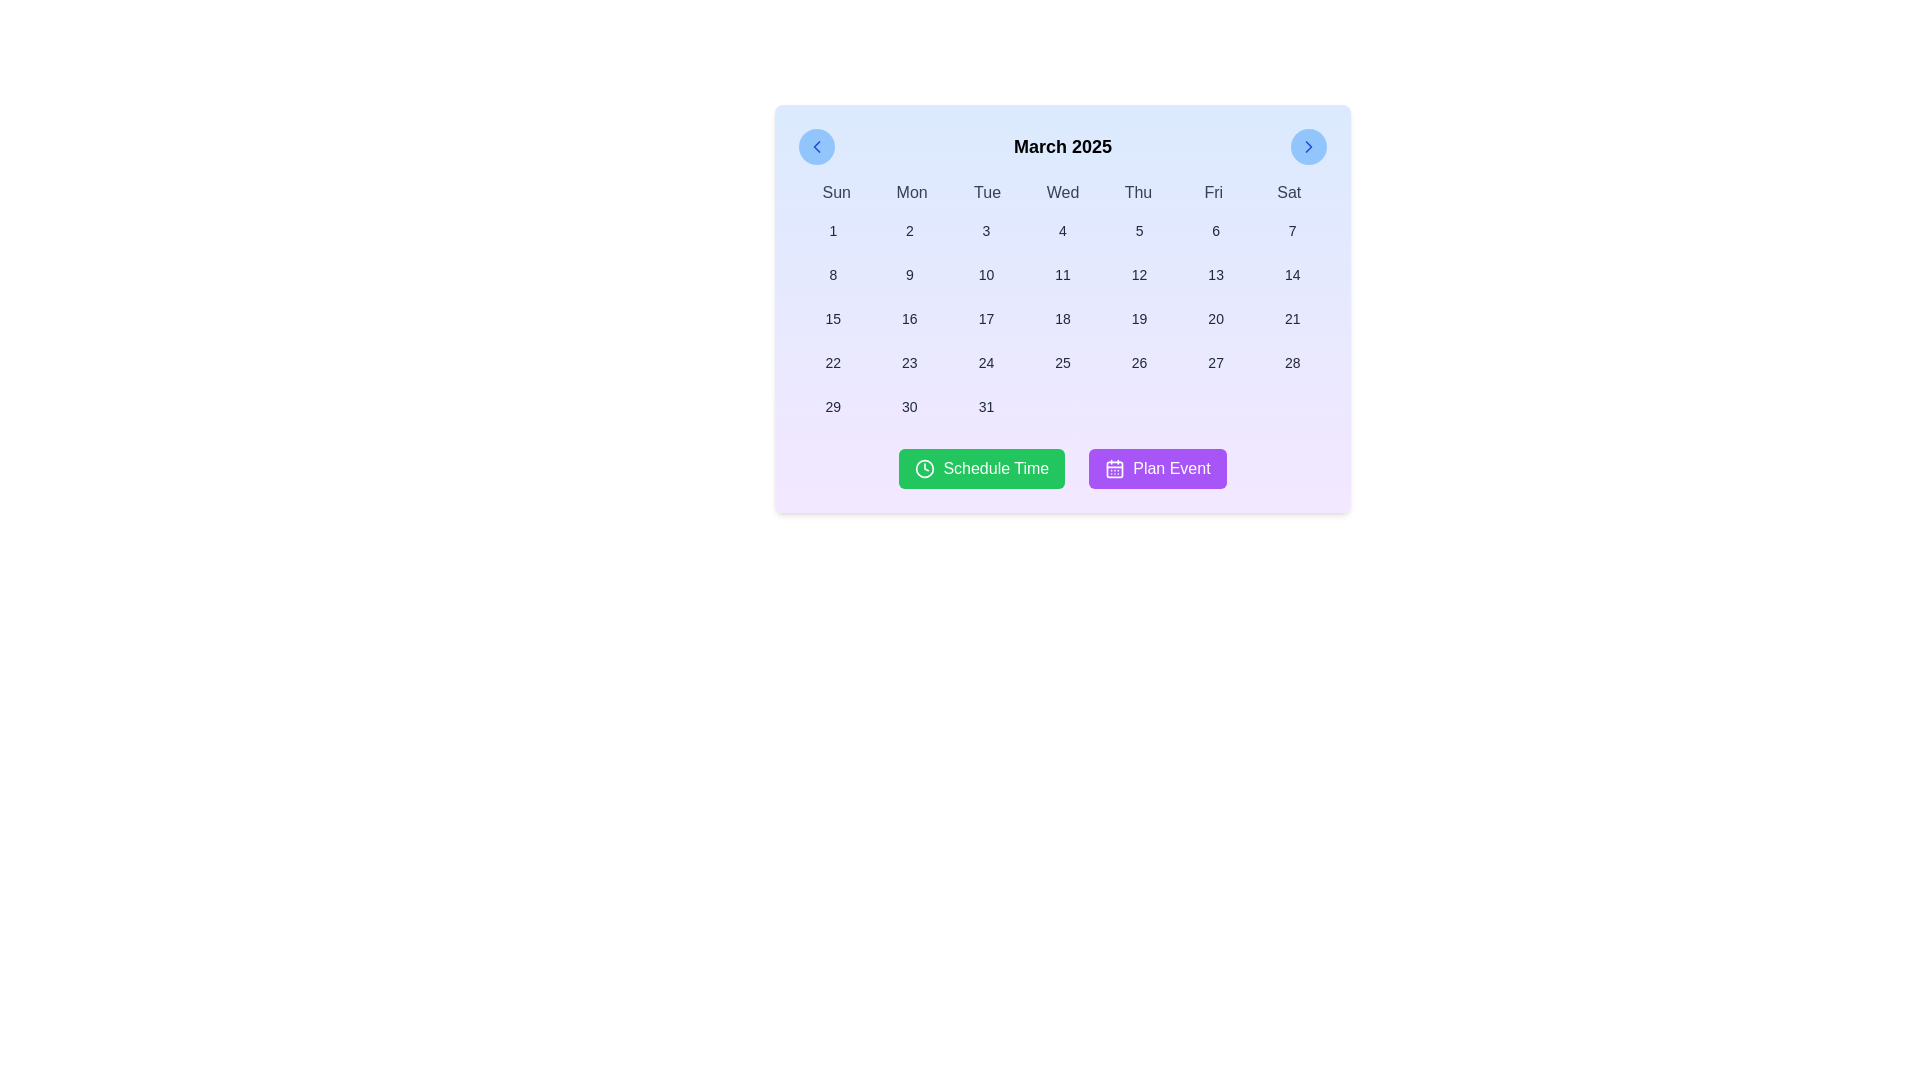 The width and height of the screenshot is (1920, 1080). Describe the element at coordinates (833, 362) in the screenshot. I see `the calendar date cell displaying '22' with a light purple background and dark gray text` at that location.